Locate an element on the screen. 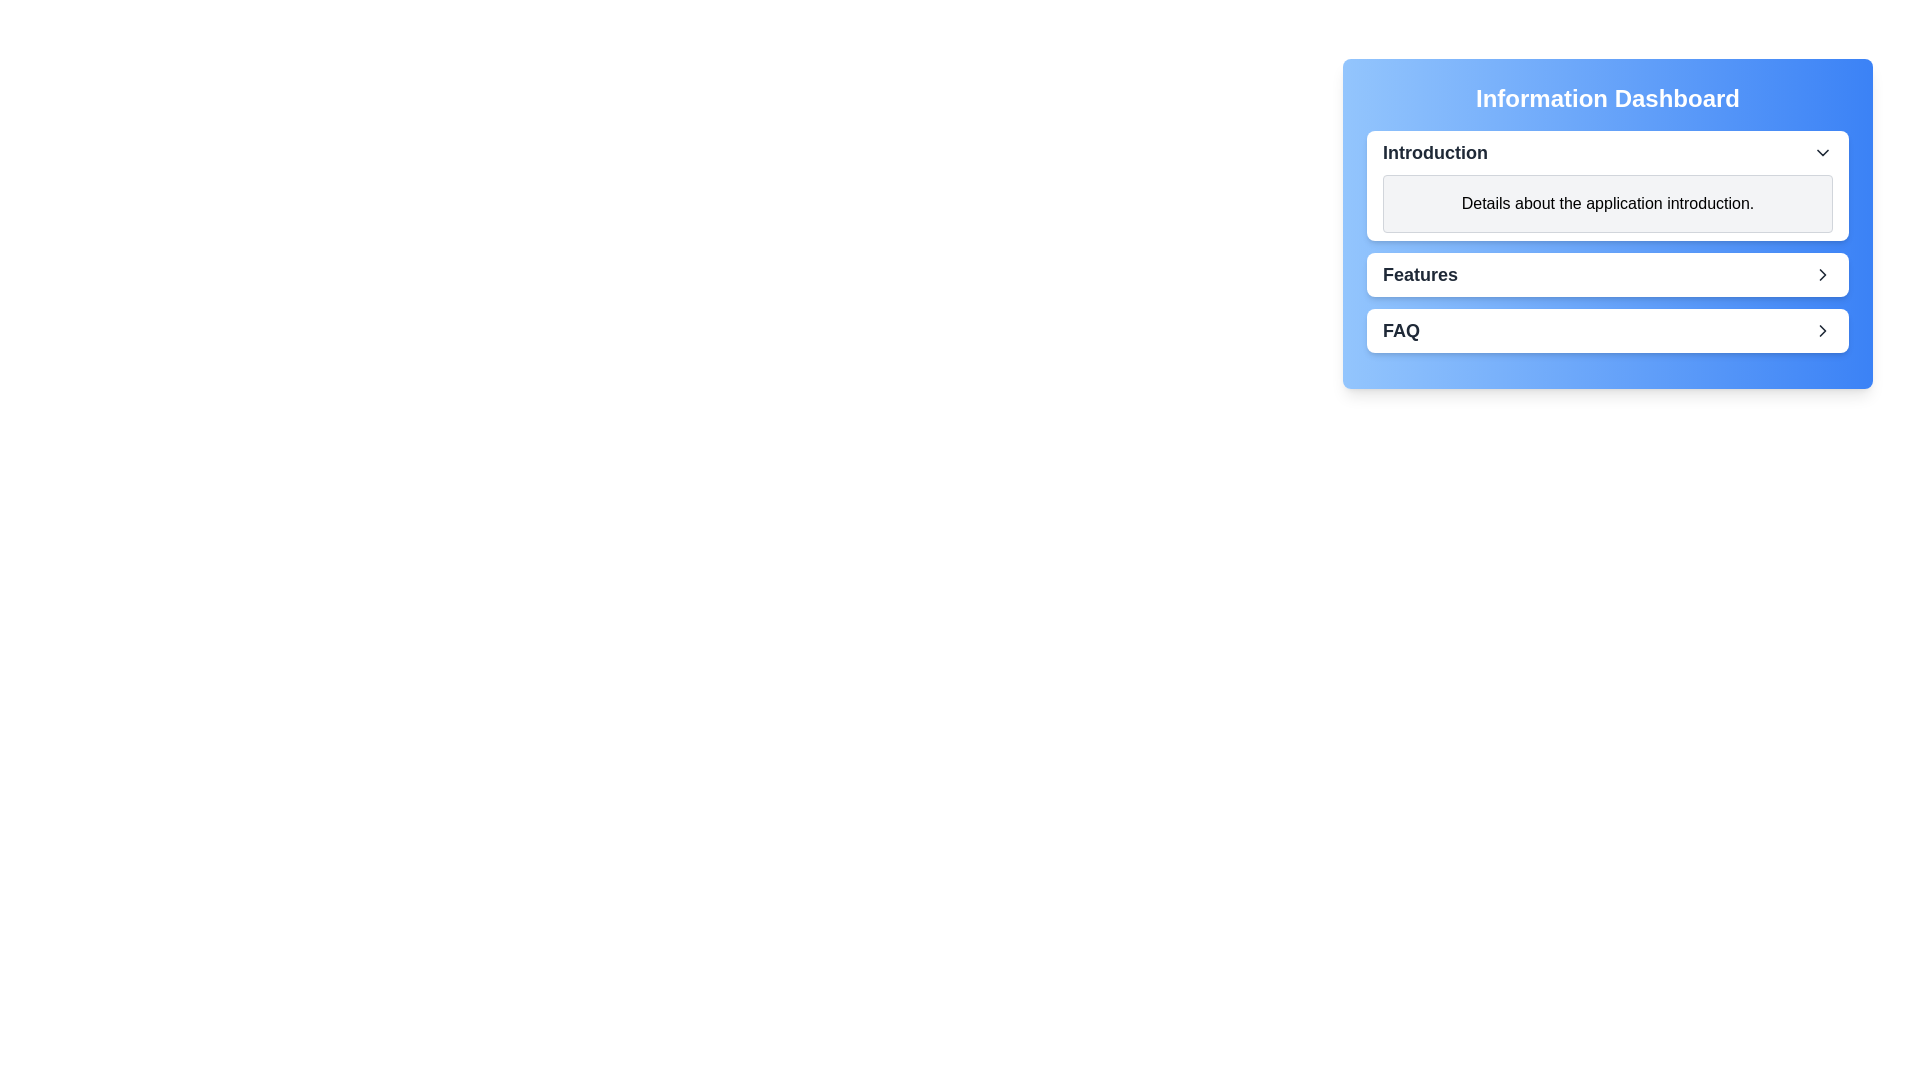 This screenshot has height=1080, width=1920. the Static Text Content element located under the 'Introduction' title and above the 'Features' section within the blue and white themed card module is located at coordinates (1608, 241).